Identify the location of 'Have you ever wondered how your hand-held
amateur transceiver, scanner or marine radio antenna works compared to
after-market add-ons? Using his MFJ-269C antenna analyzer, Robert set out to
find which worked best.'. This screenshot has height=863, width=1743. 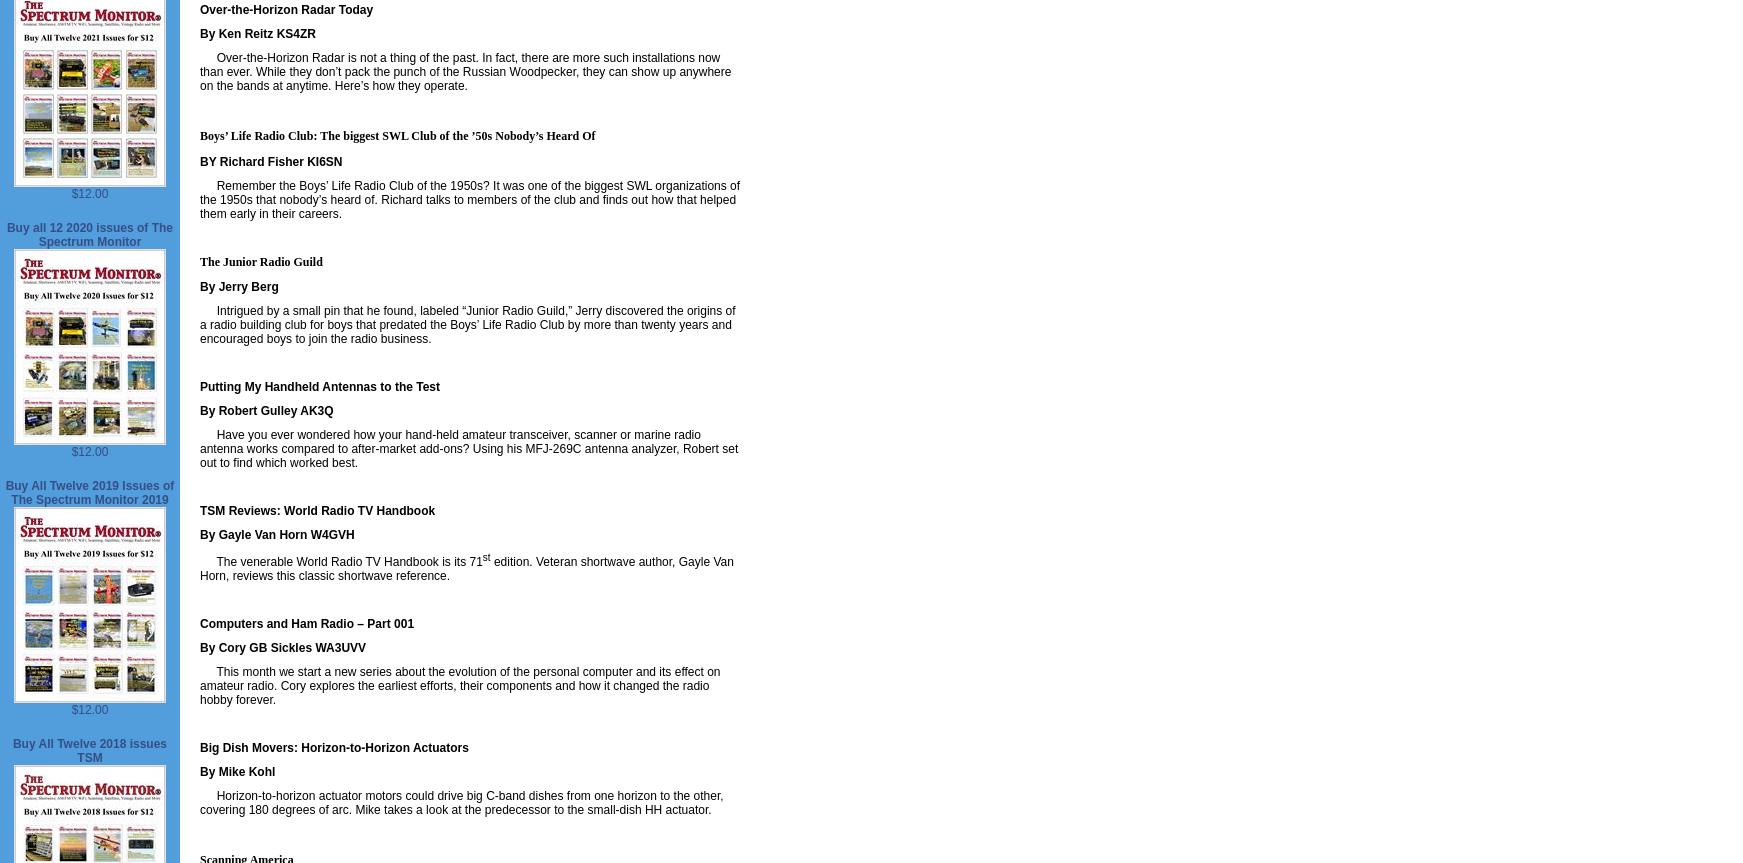
(469, 448).